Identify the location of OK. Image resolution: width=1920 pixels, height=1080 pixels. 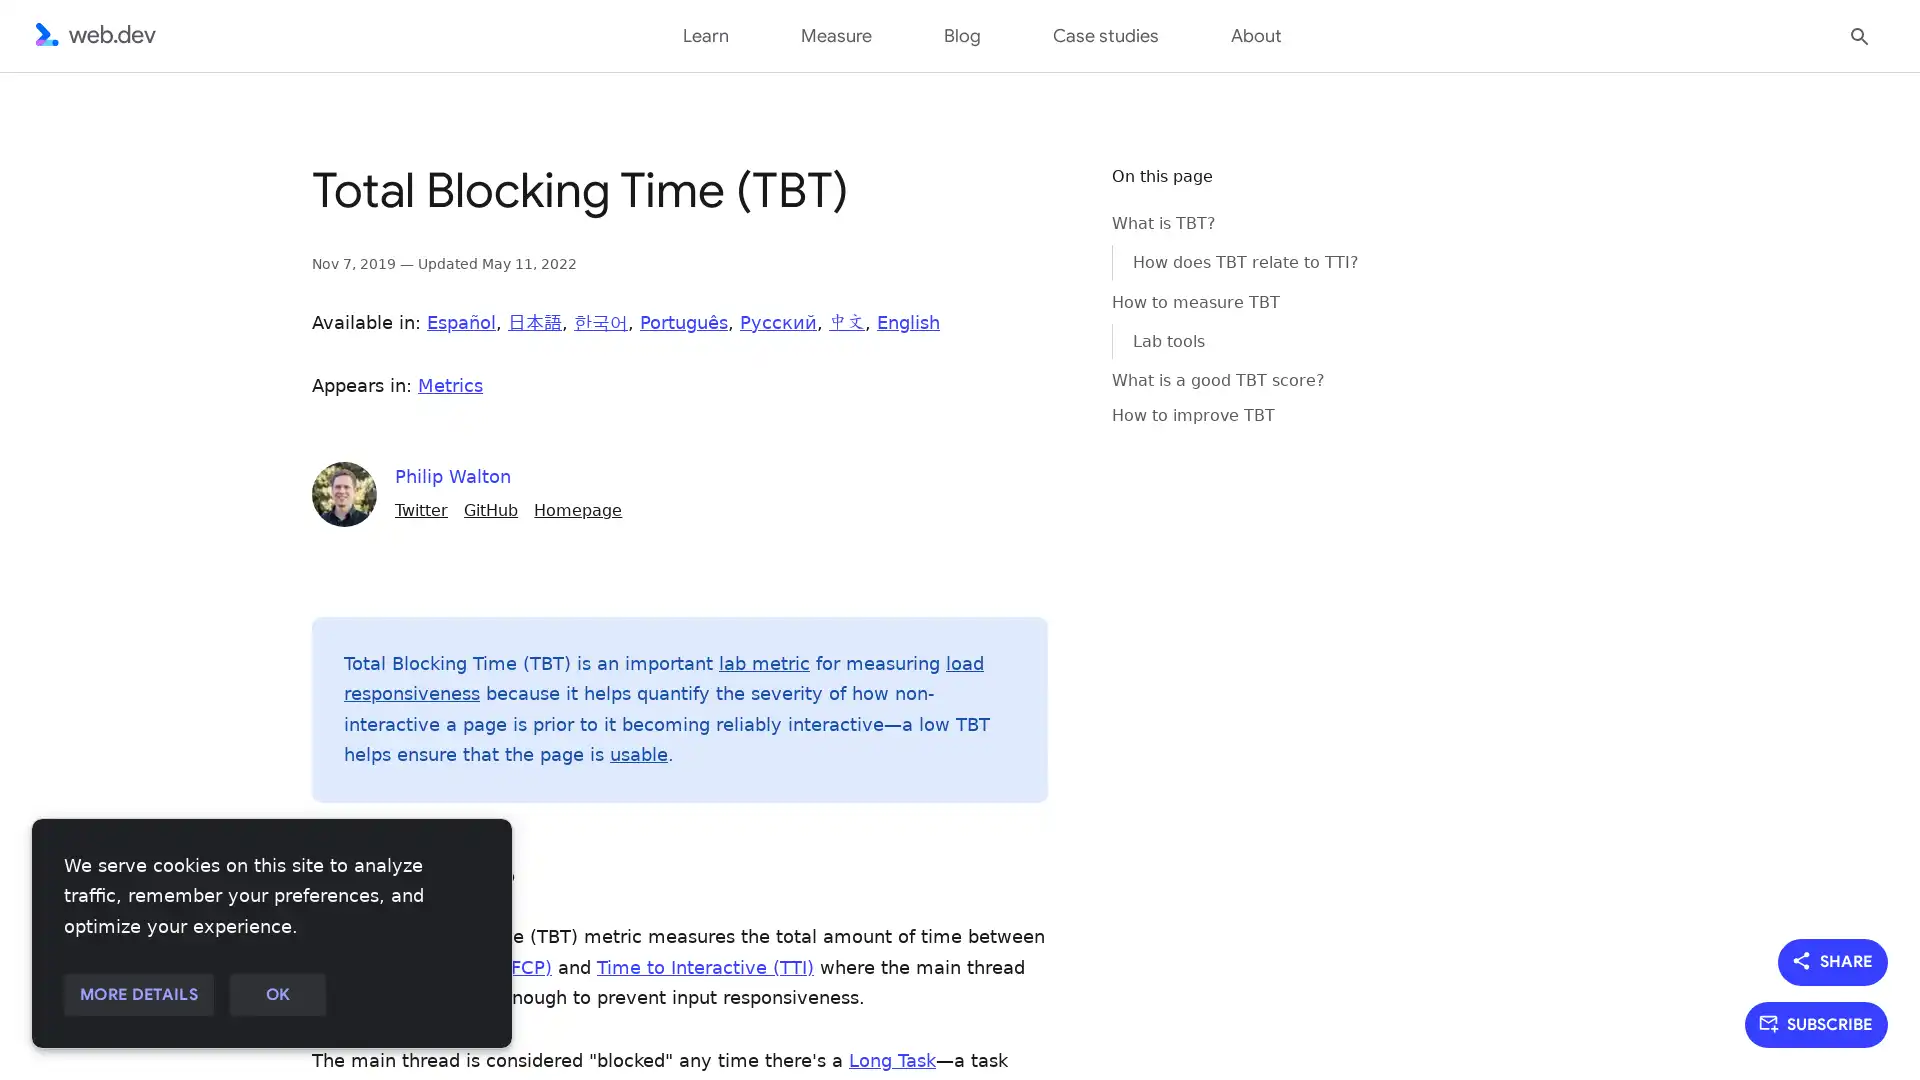
(276, 995).